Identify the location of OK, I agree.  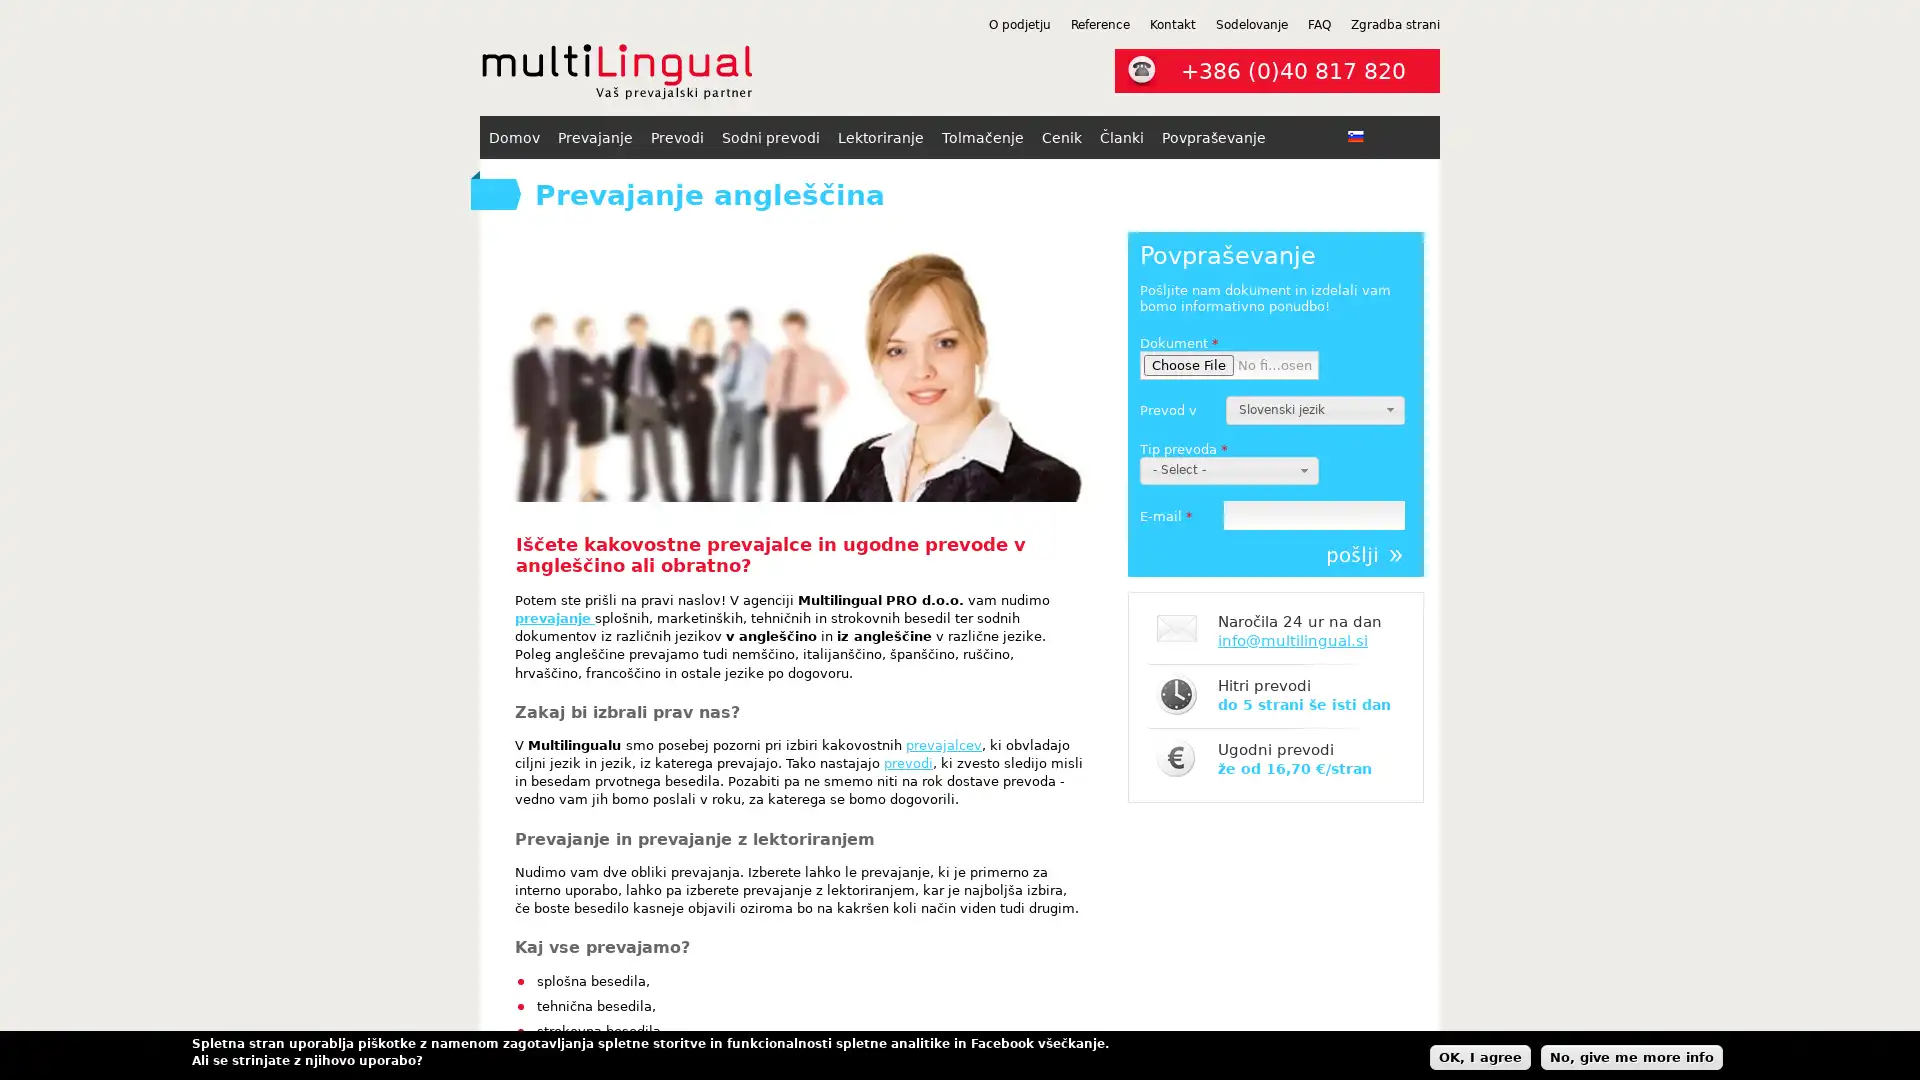
(1480, 1055).